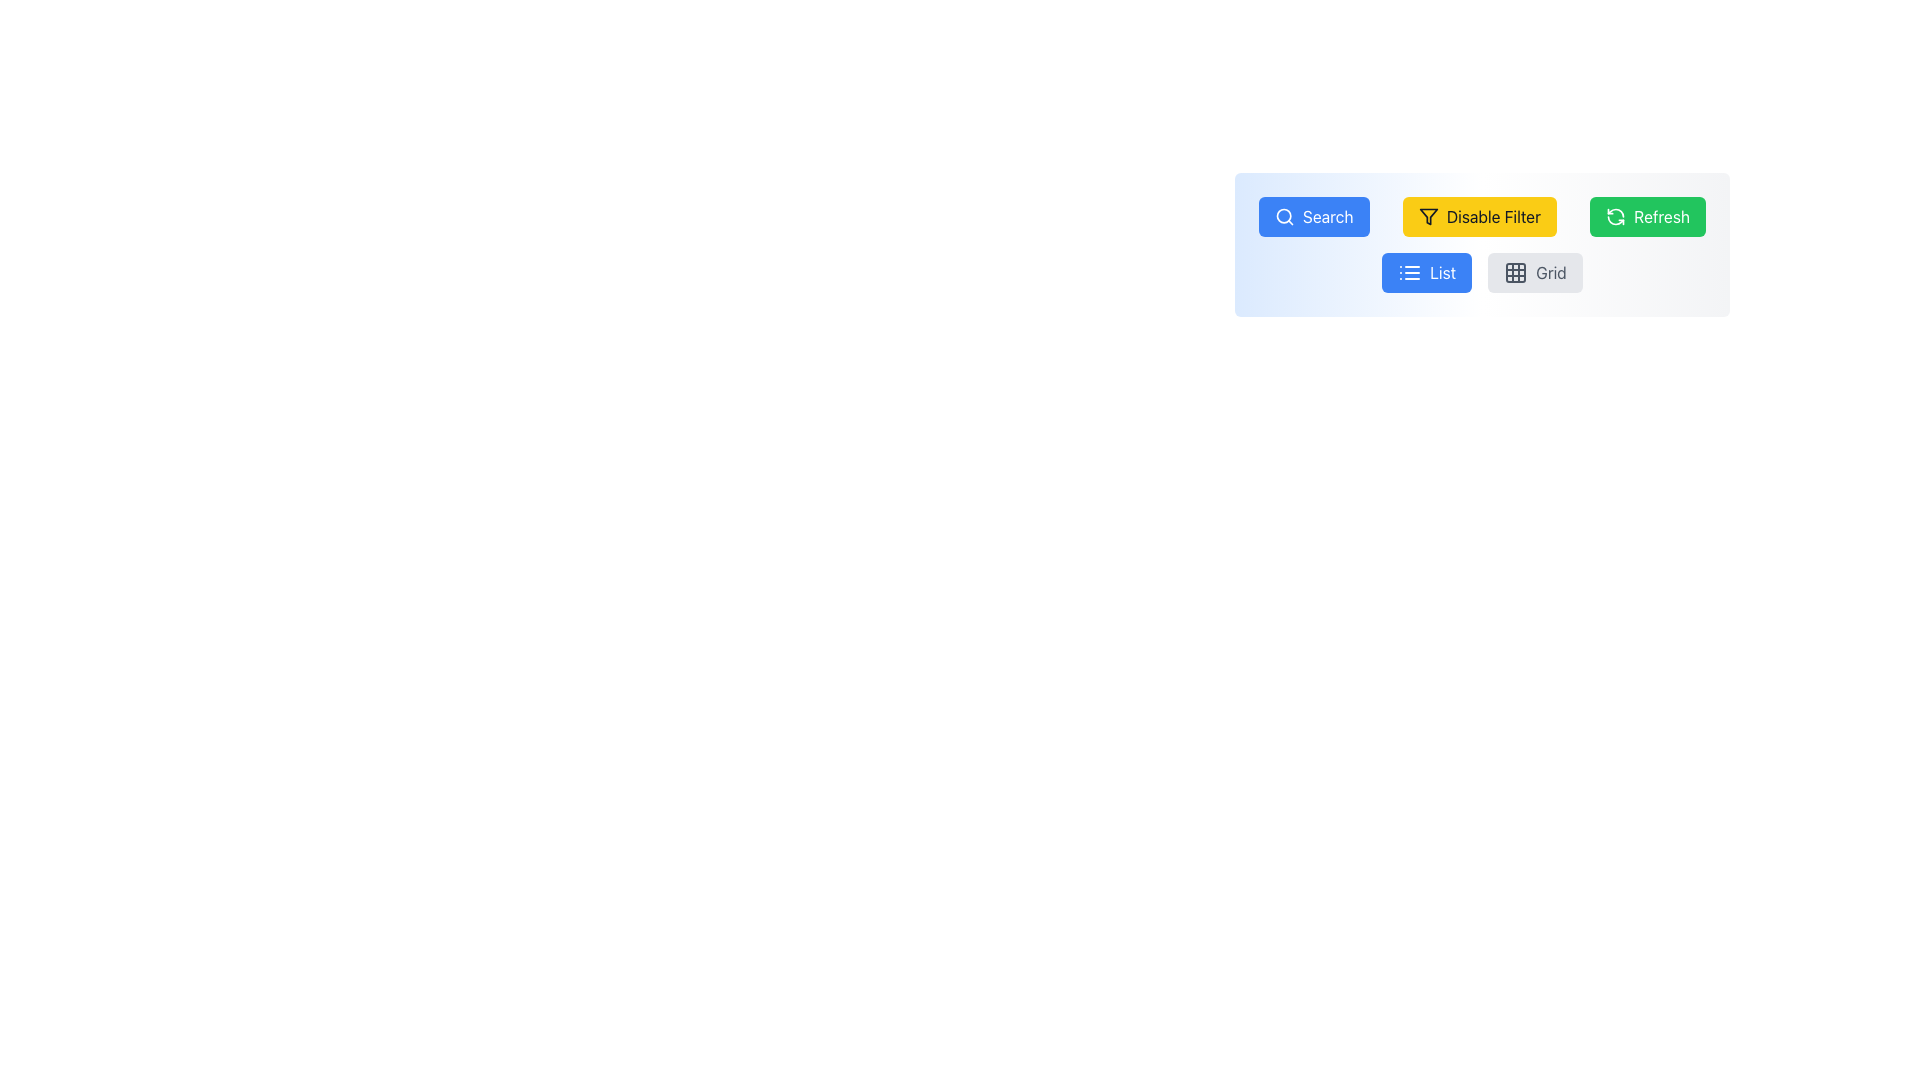 The image size is (1920, 1080). What do you see at coordinates (1662, 216) in the screenshot?
I see `the 'Refresh' text label inside the green button located in the top-right area of the user interface` at bounding box center [1662, 216].